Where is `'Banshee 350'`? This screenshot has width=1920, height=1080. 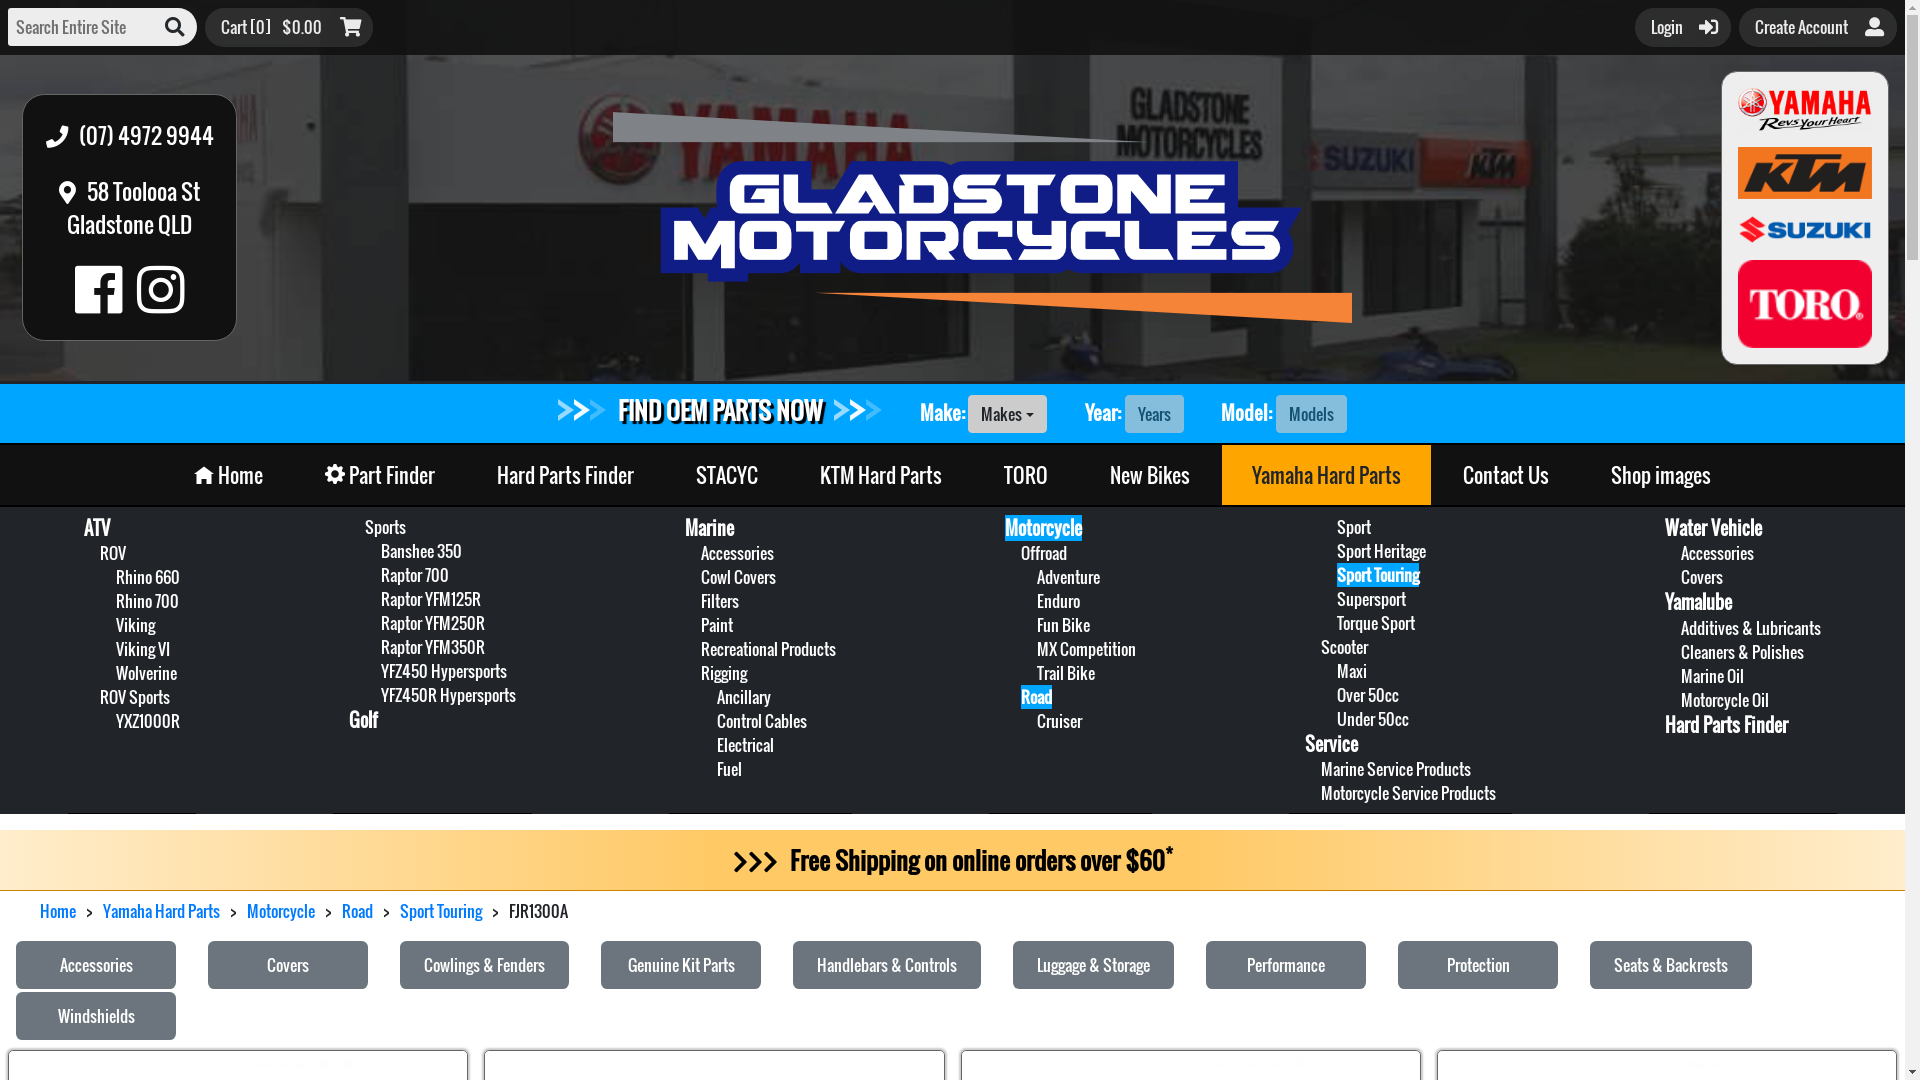 'Banshee 350' is located at coordinates (420, 551).